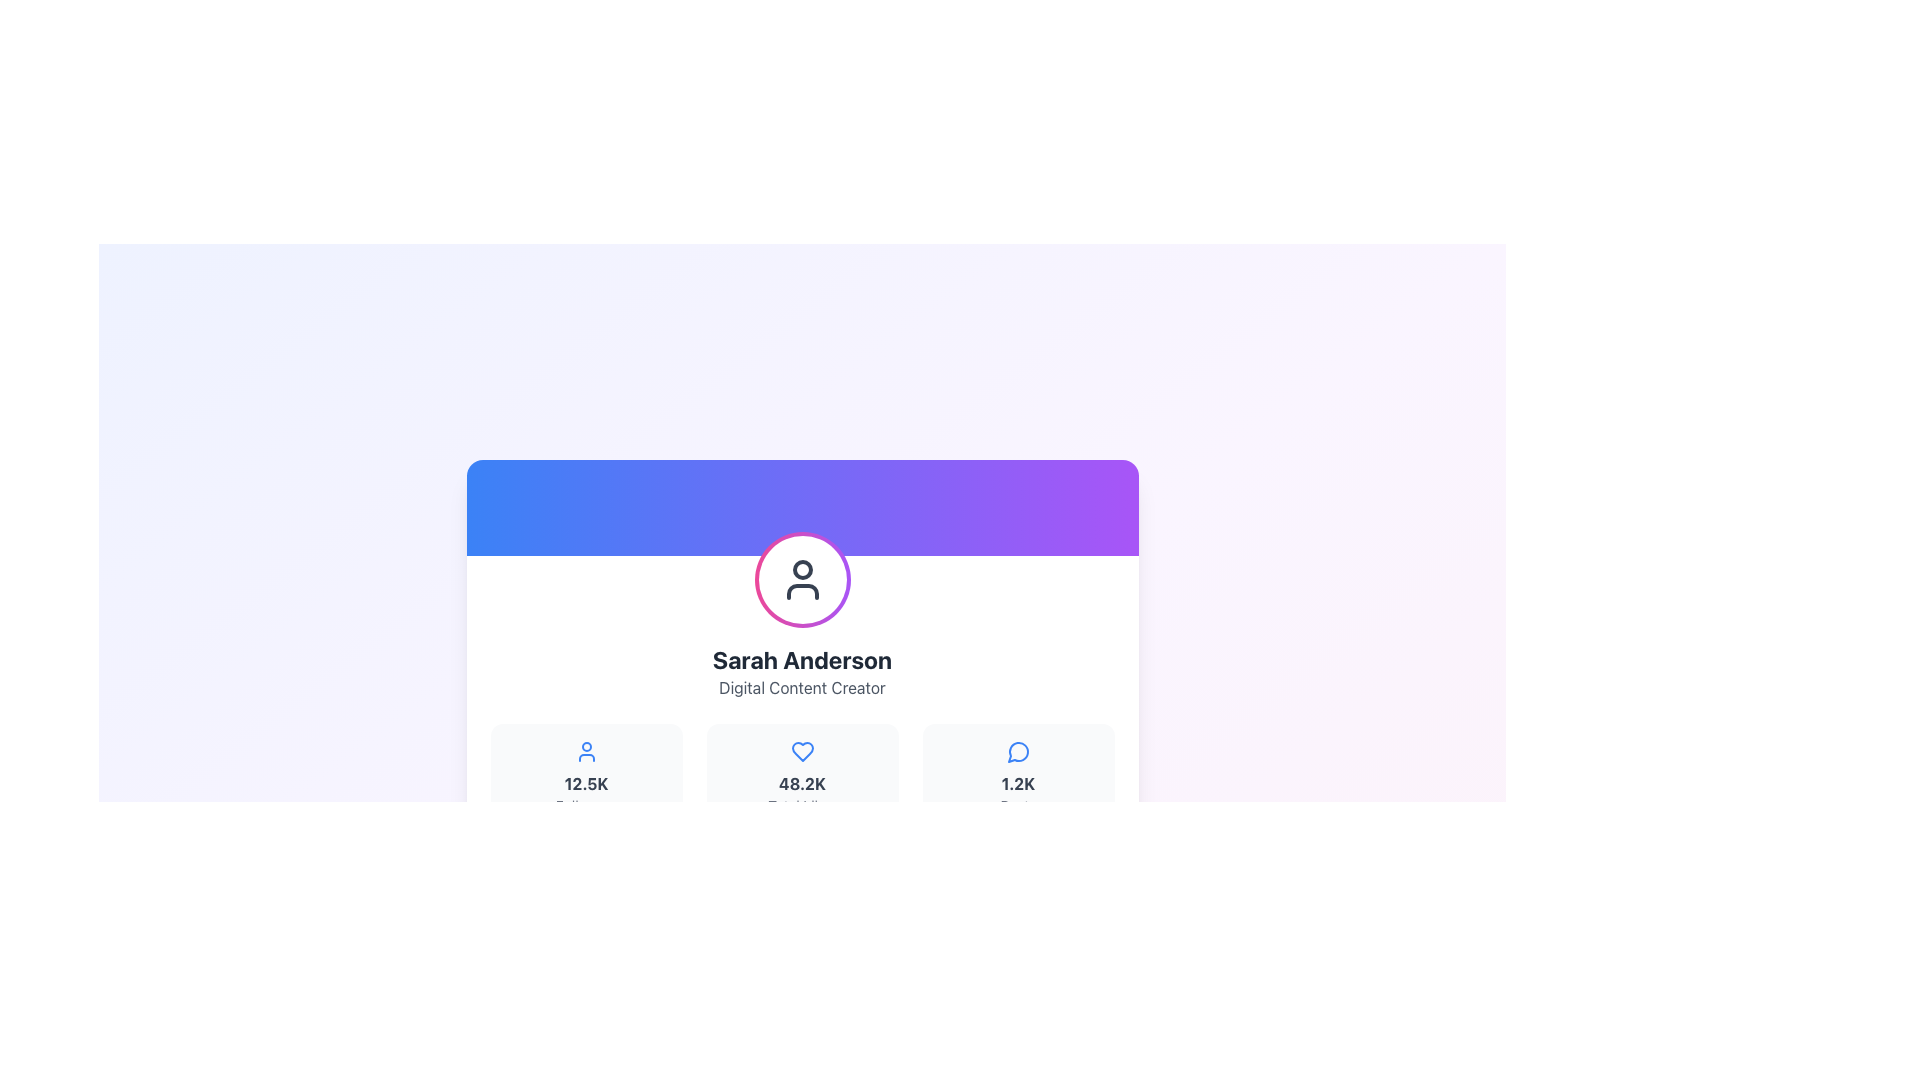 The height and width of the screenshot is (1080, 1920). Describe the element at coordinates (585, 752) in the screenshot. I see `the leftmost SVG icon representing the 'Followers' metric located above the '12.5K' text in the top section of the white rectangular card` at that location.